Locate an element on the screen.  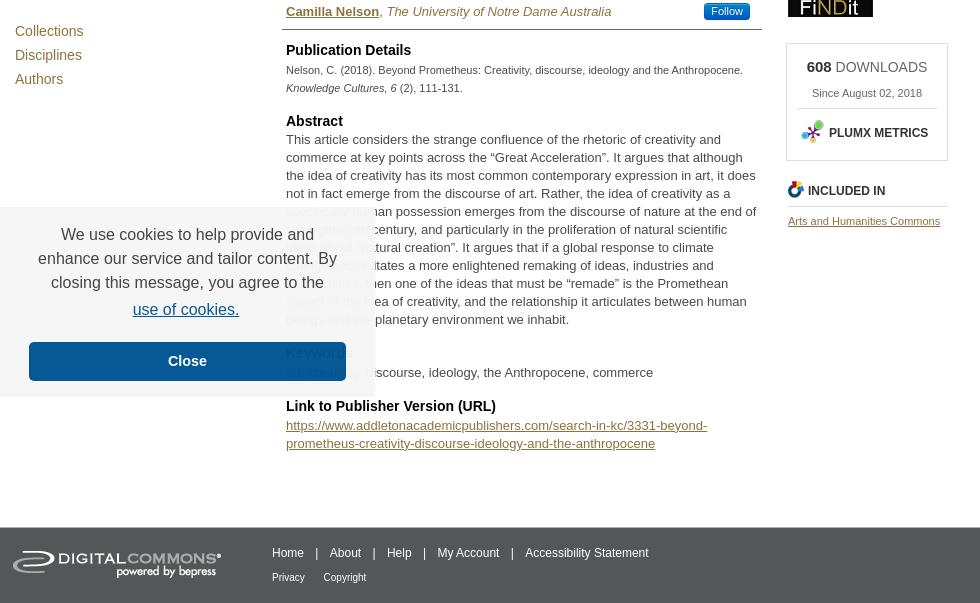
'The University of Notre Dame Australia' is located at coordinates (498, 11).